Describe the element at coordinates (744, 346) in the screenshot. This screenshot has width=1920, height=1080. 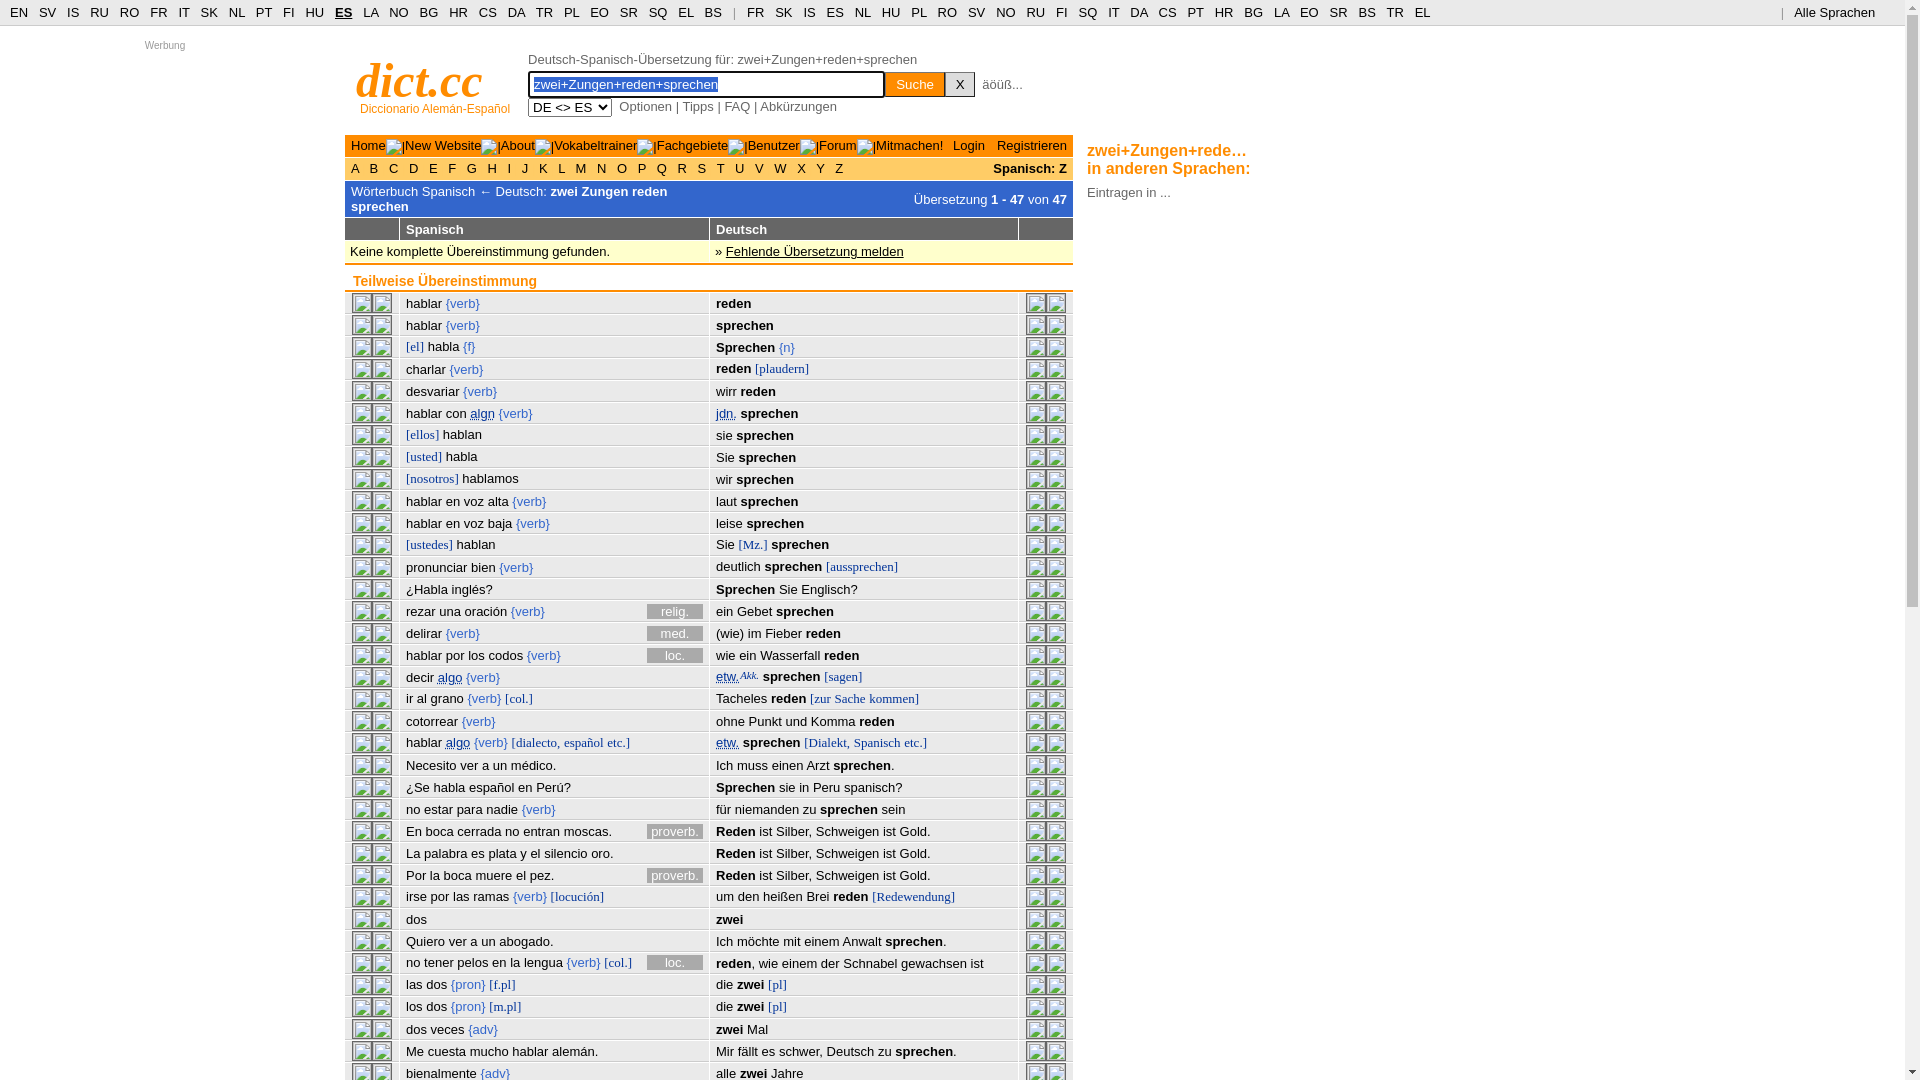
I see `'Sprechen'` at that location.